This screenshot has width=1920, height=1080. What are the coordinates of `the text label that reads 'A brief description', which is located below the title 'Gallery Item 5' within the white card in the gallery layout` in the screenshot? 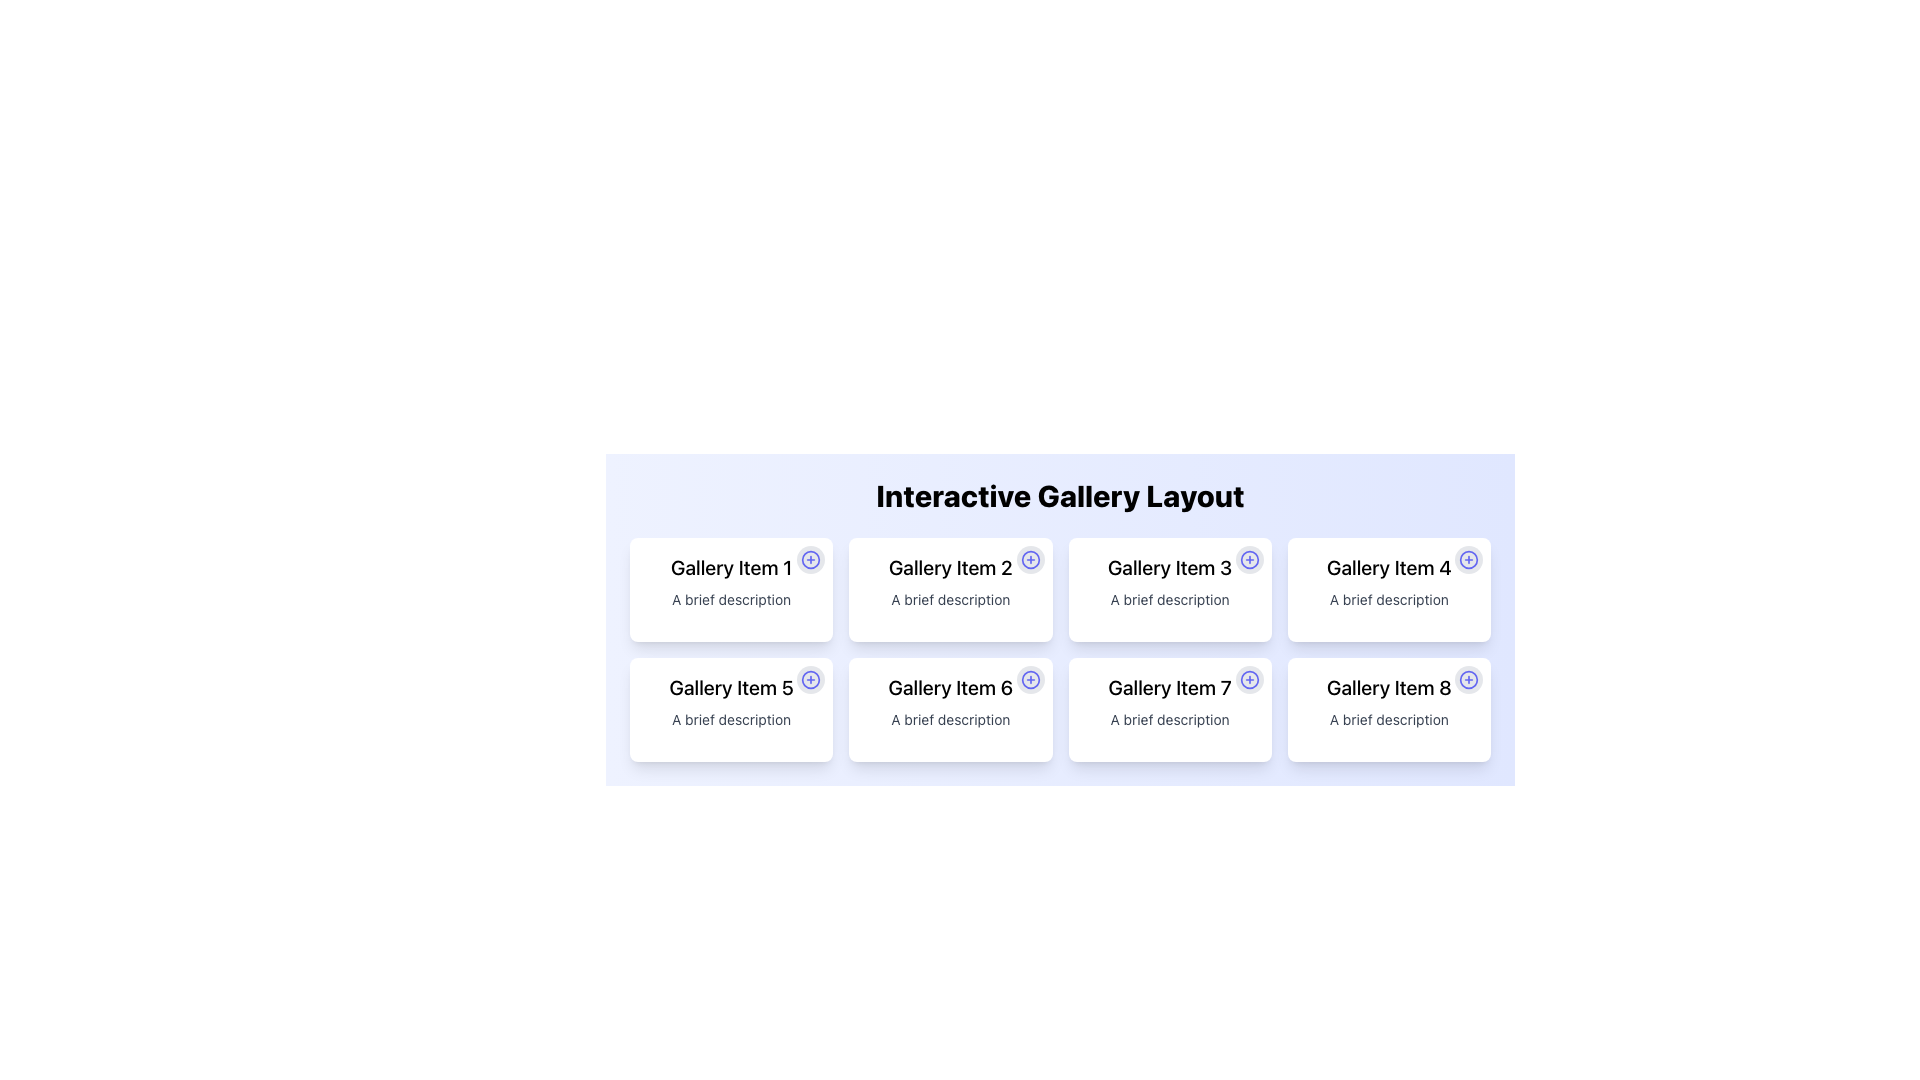 It's located at (730, 720).